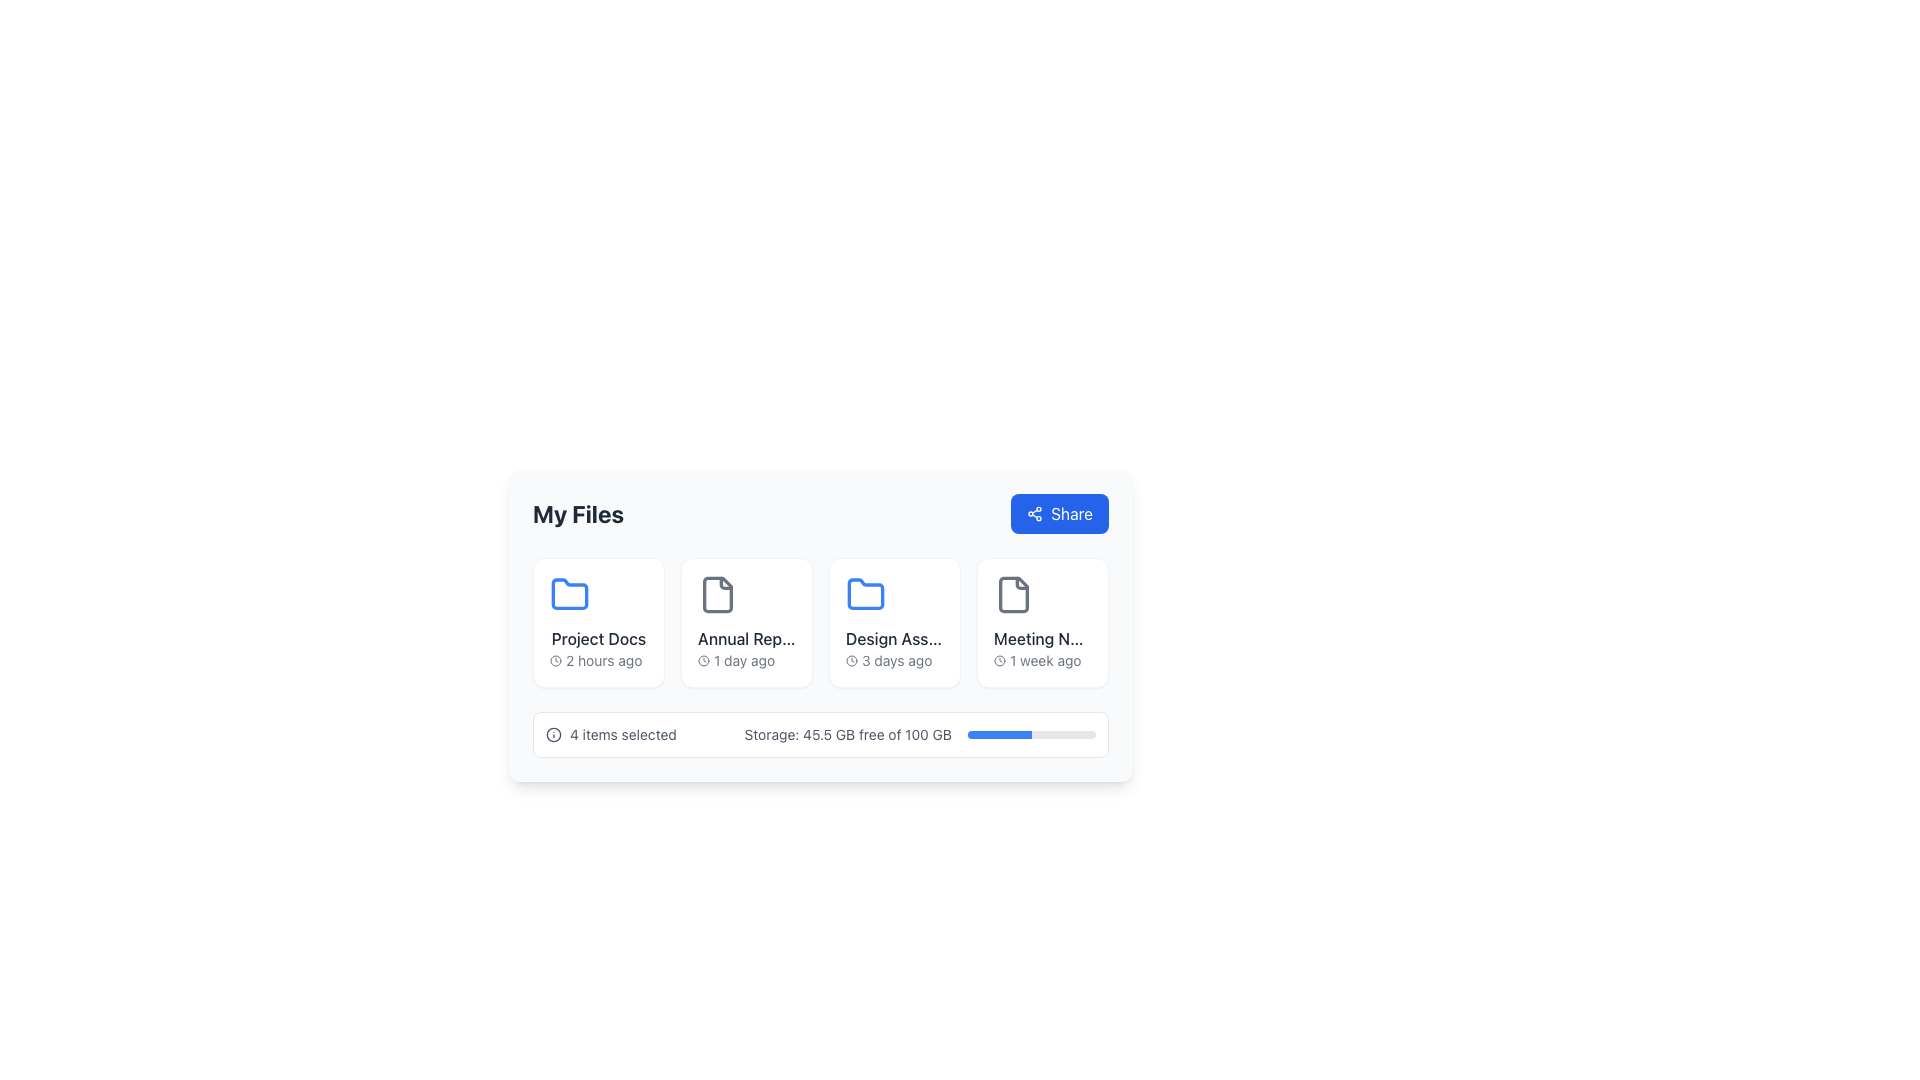 The height and width of the screenshot is (1080, 1920). I want to click on the storage information label displaying 'Storage: 45.5 GB free of 100 GB', which is styled in gray and positioned below the main content area, to the left of the progress bar, so click(848, 735).